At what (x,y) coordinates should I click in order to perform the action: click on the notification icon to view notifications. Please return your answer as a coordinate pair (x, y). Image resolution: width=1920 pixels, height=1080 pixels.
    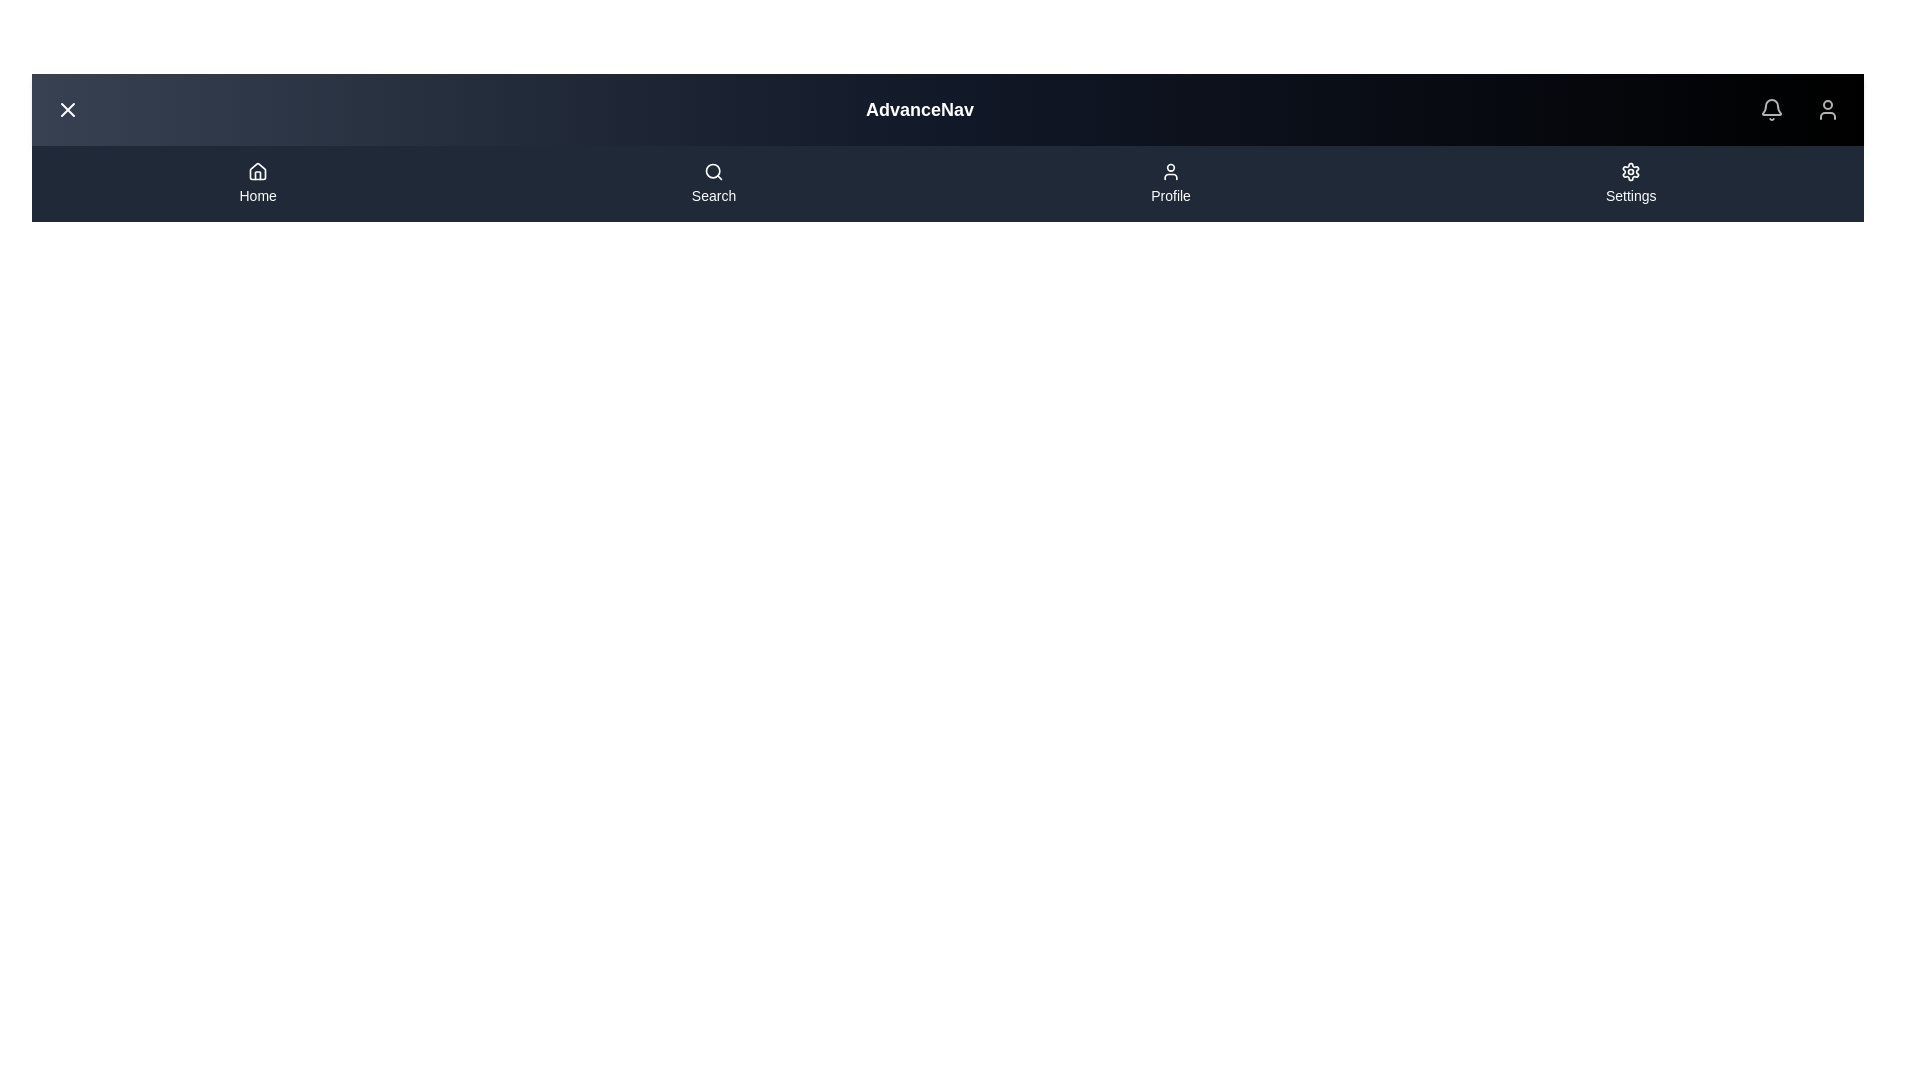
    Looking at the image, I should click on (1771, 110).